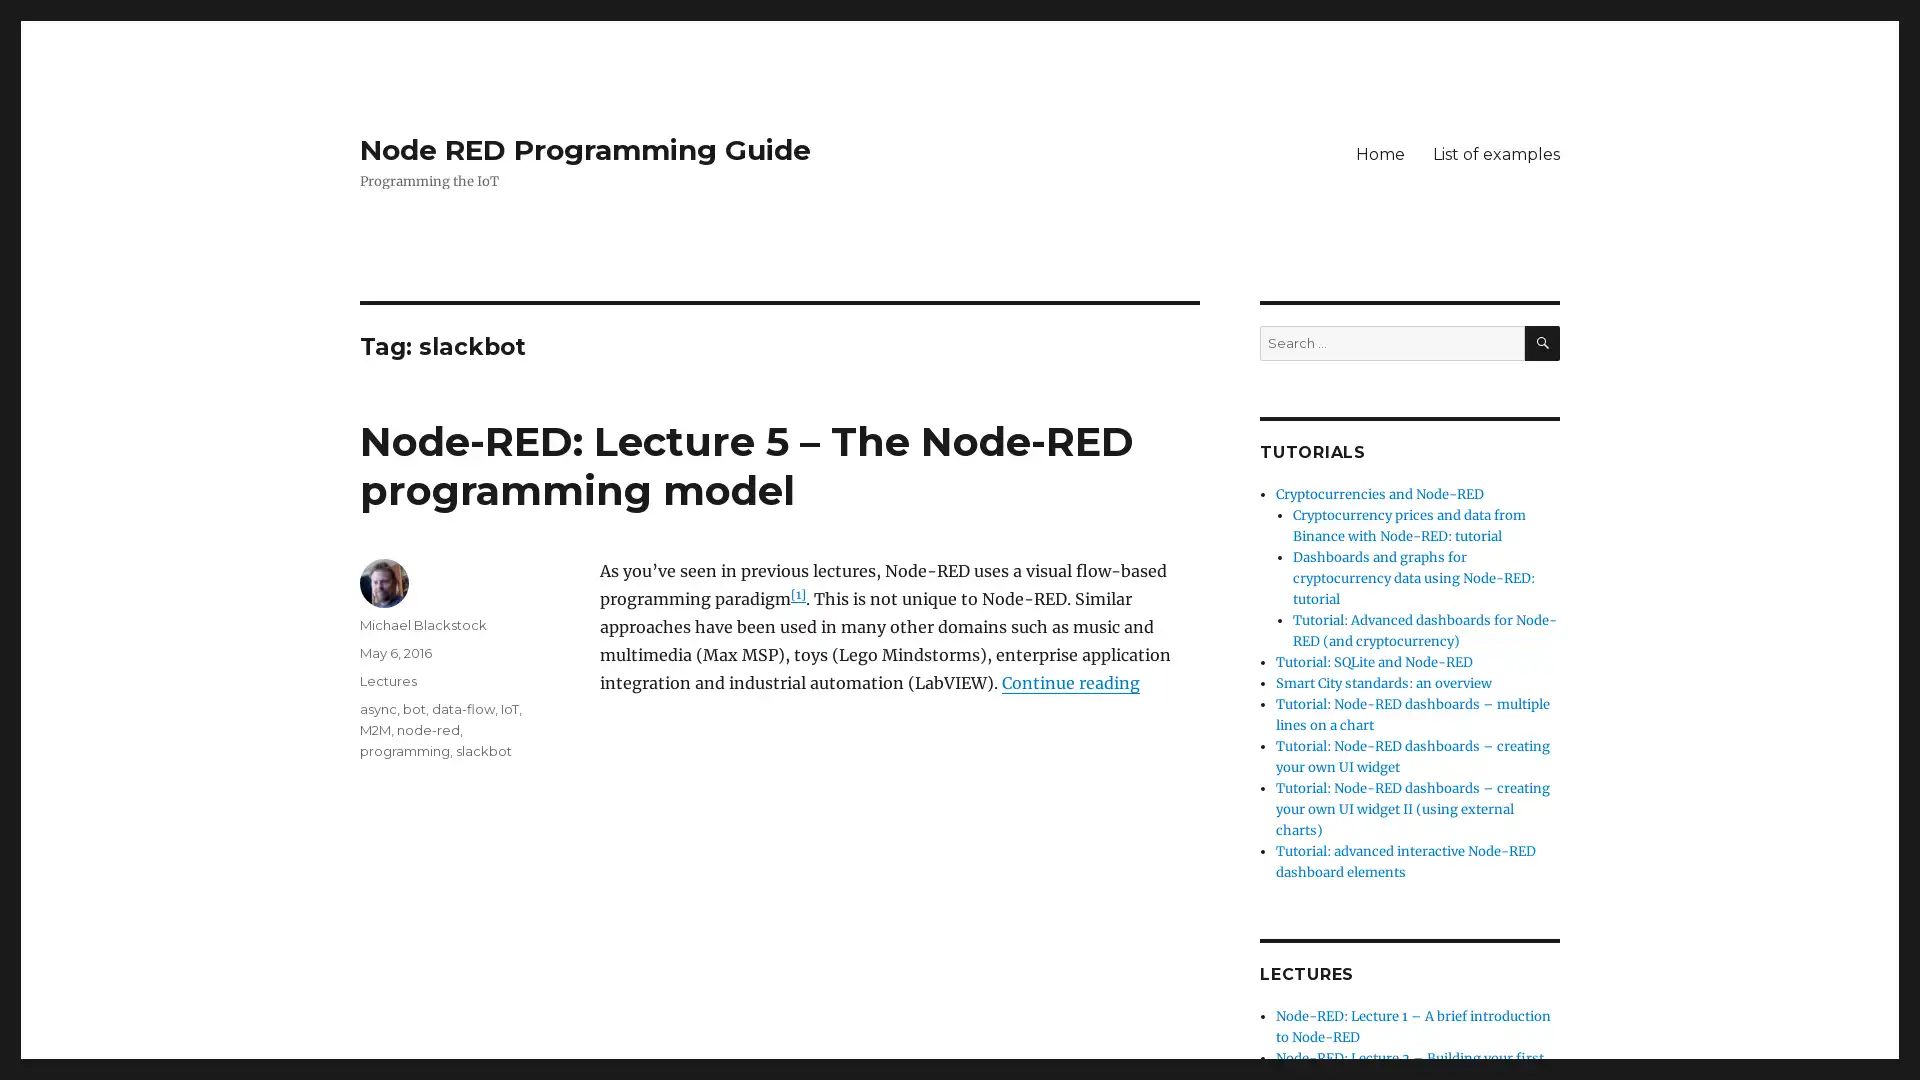 Image resolution: width=1920 pixels, height=1080 pixels. What do you see at coordinates (1541, 342) in the screenshot?
I see `SEARCH` at bounding box center [1541, 342].